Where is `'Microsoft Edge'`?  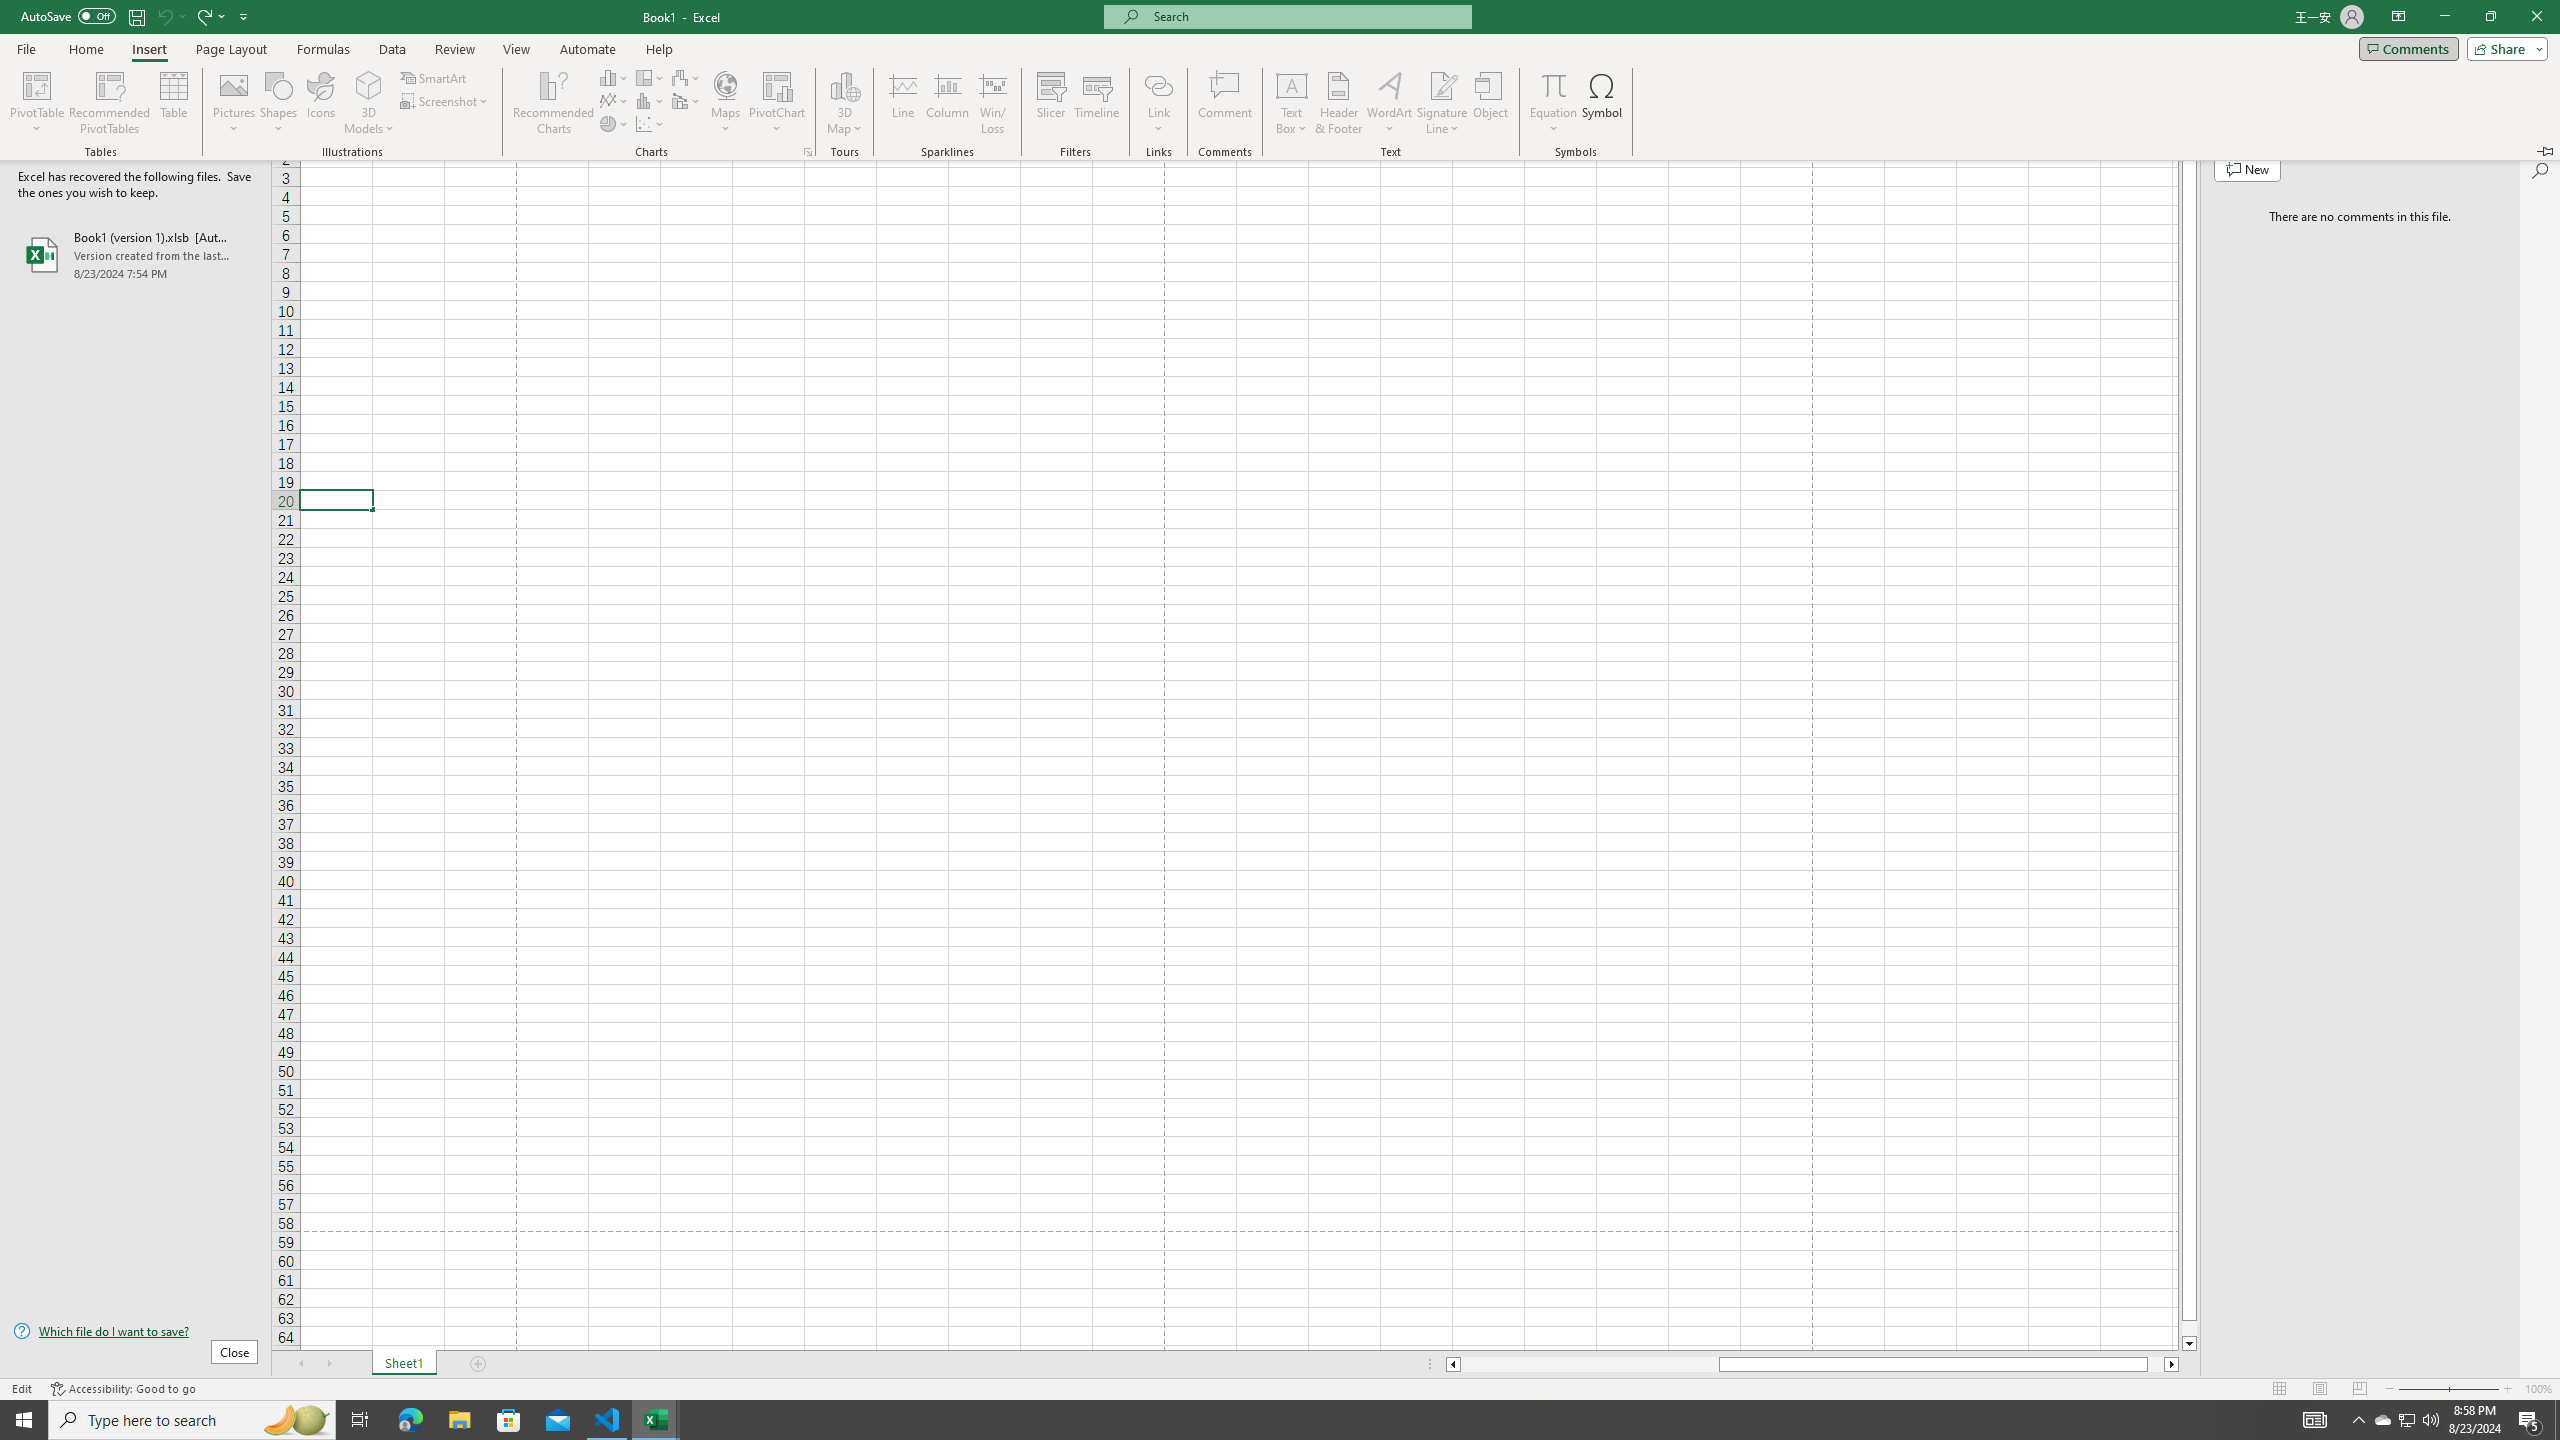
'Microsoft Edge' is located at coordinates (409, 1418).